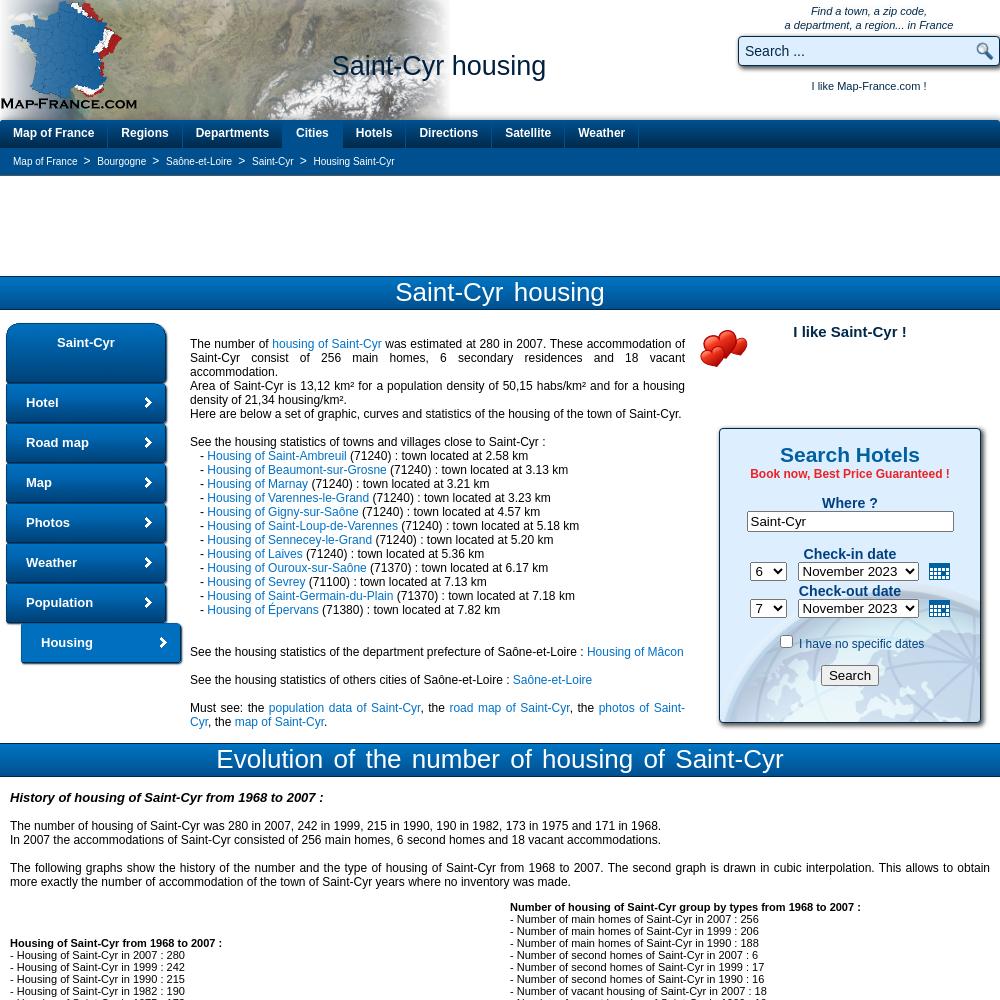 This screenshot has width=1000, height=1000. I want to click on 'Evolution of the number of housing of Saint-Cyr', so click(215, 759).